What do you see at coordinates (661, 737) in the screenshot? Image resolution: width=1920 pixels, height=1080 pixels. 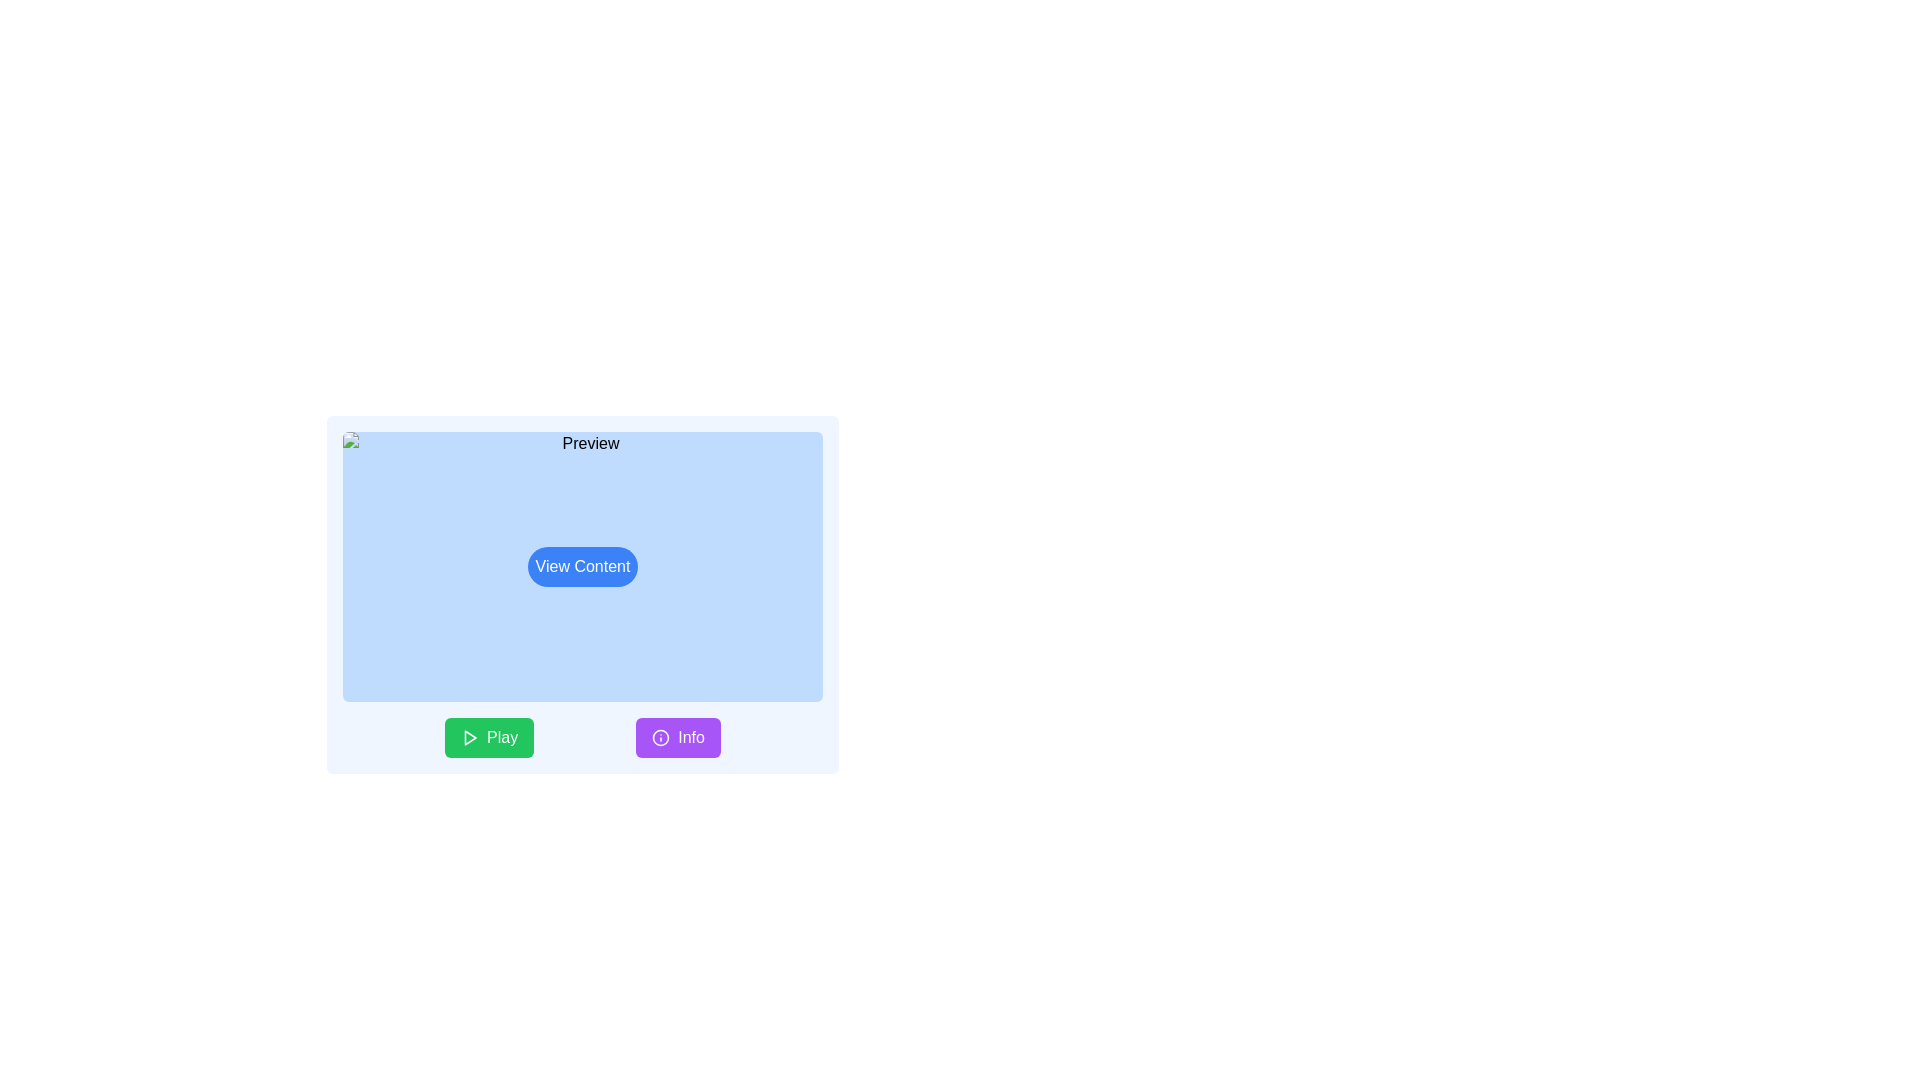 I see `the circular SVG graphic element located on the right side of the purple button labeled 'Info'` at bounding box center [661, 737].